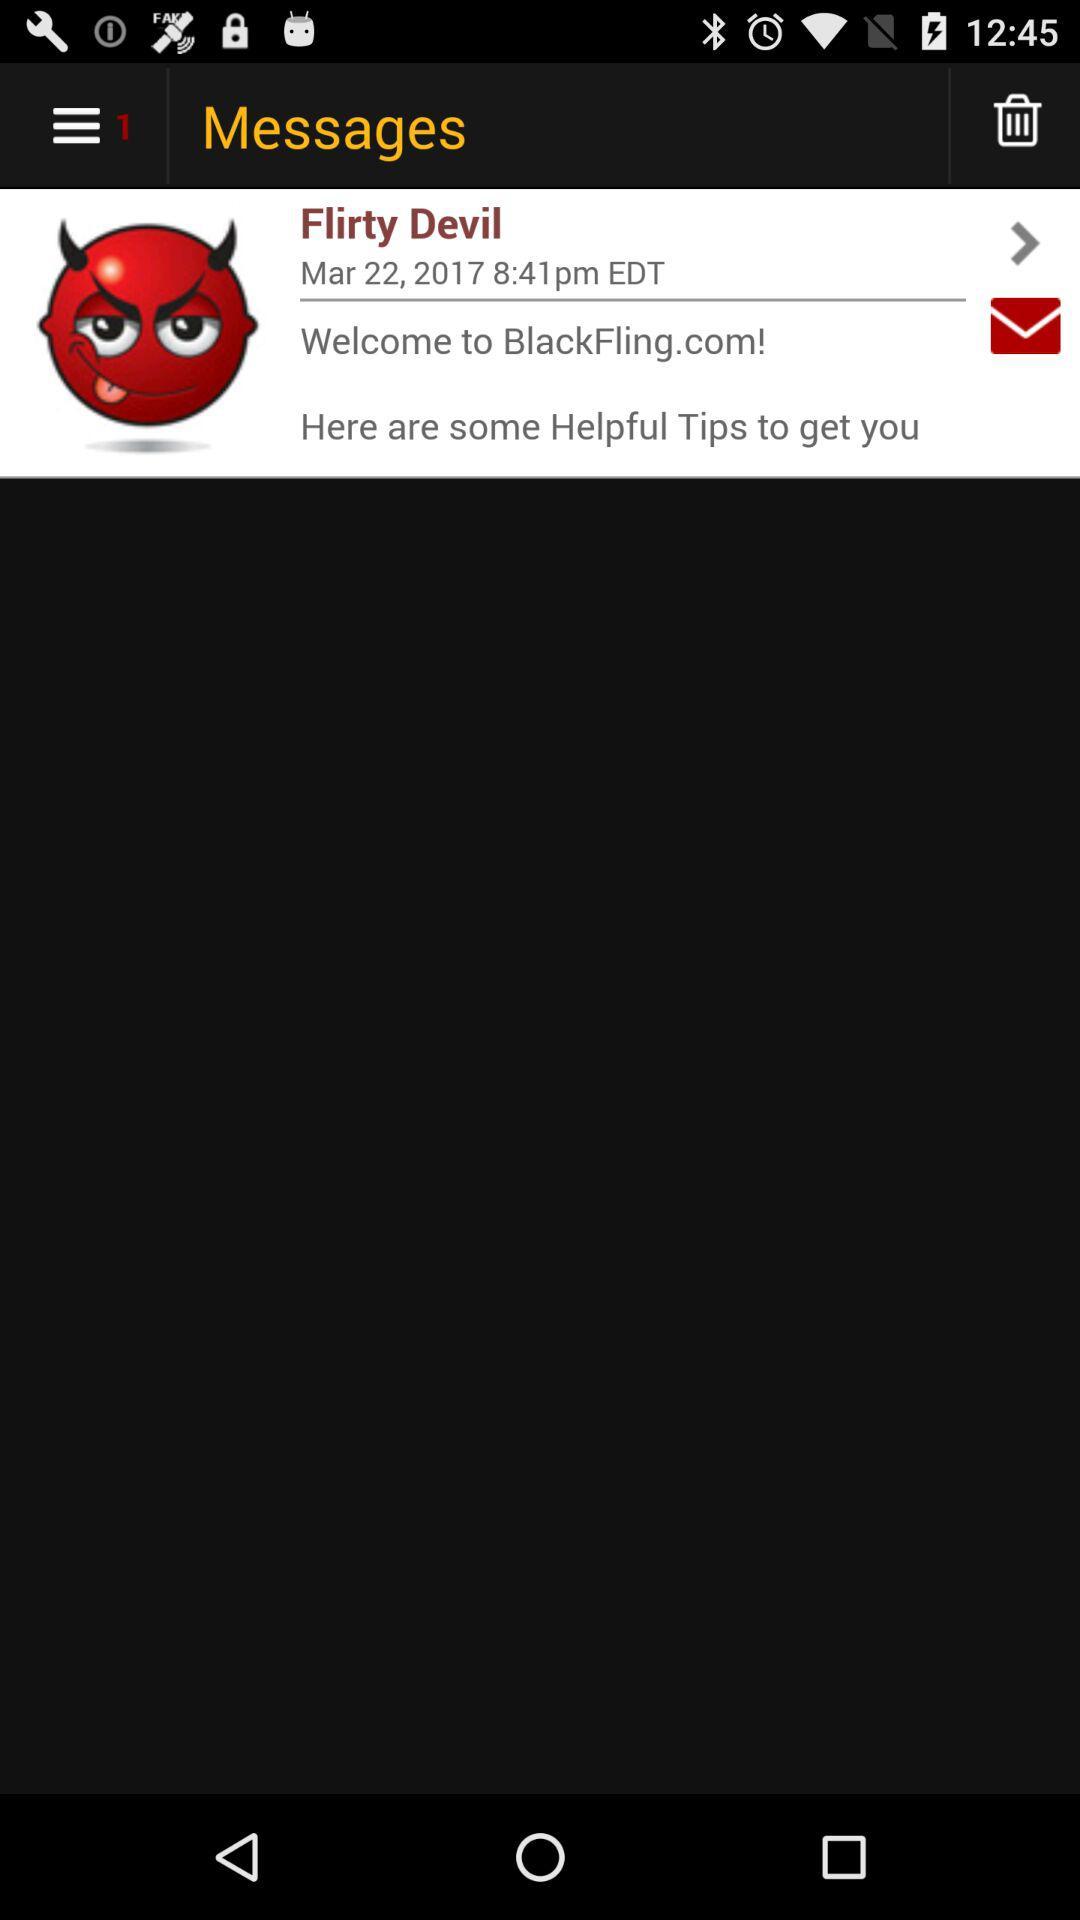  Describe the element at coordinates (632, 270) in the screenshot. I see `the mar 22 2017 app` at that location.